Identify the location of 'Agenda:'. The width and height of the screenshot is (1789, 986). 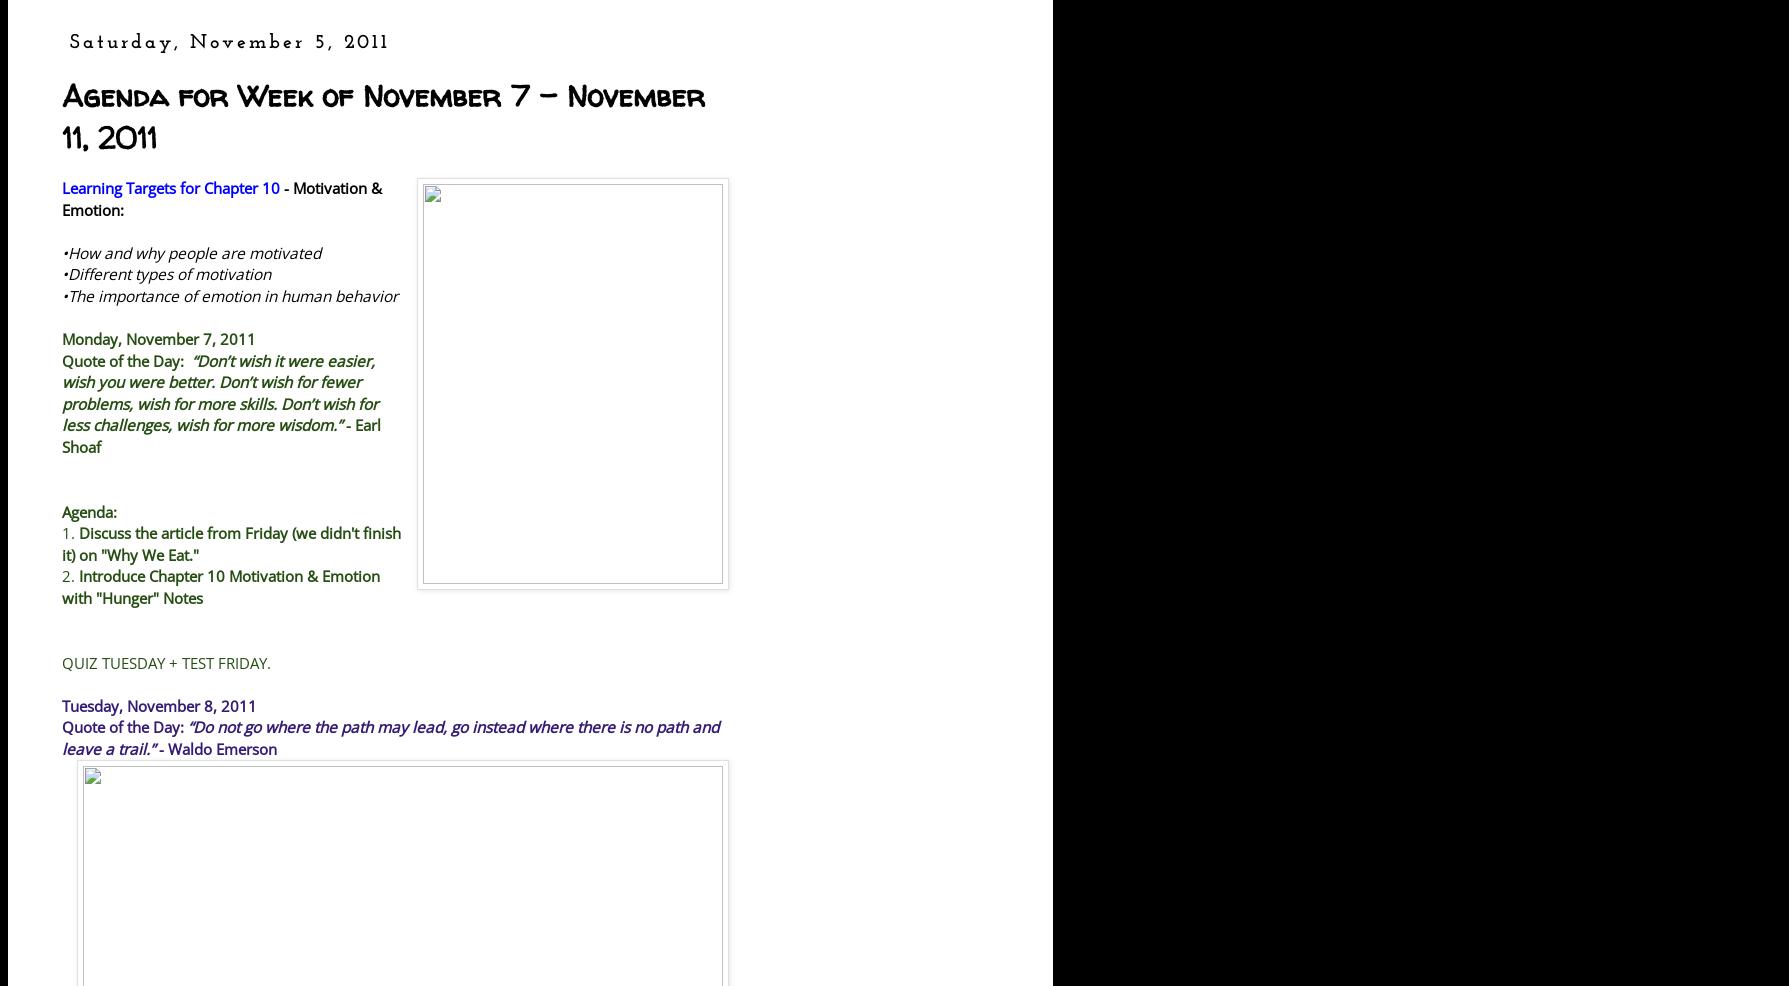
(62, 510).